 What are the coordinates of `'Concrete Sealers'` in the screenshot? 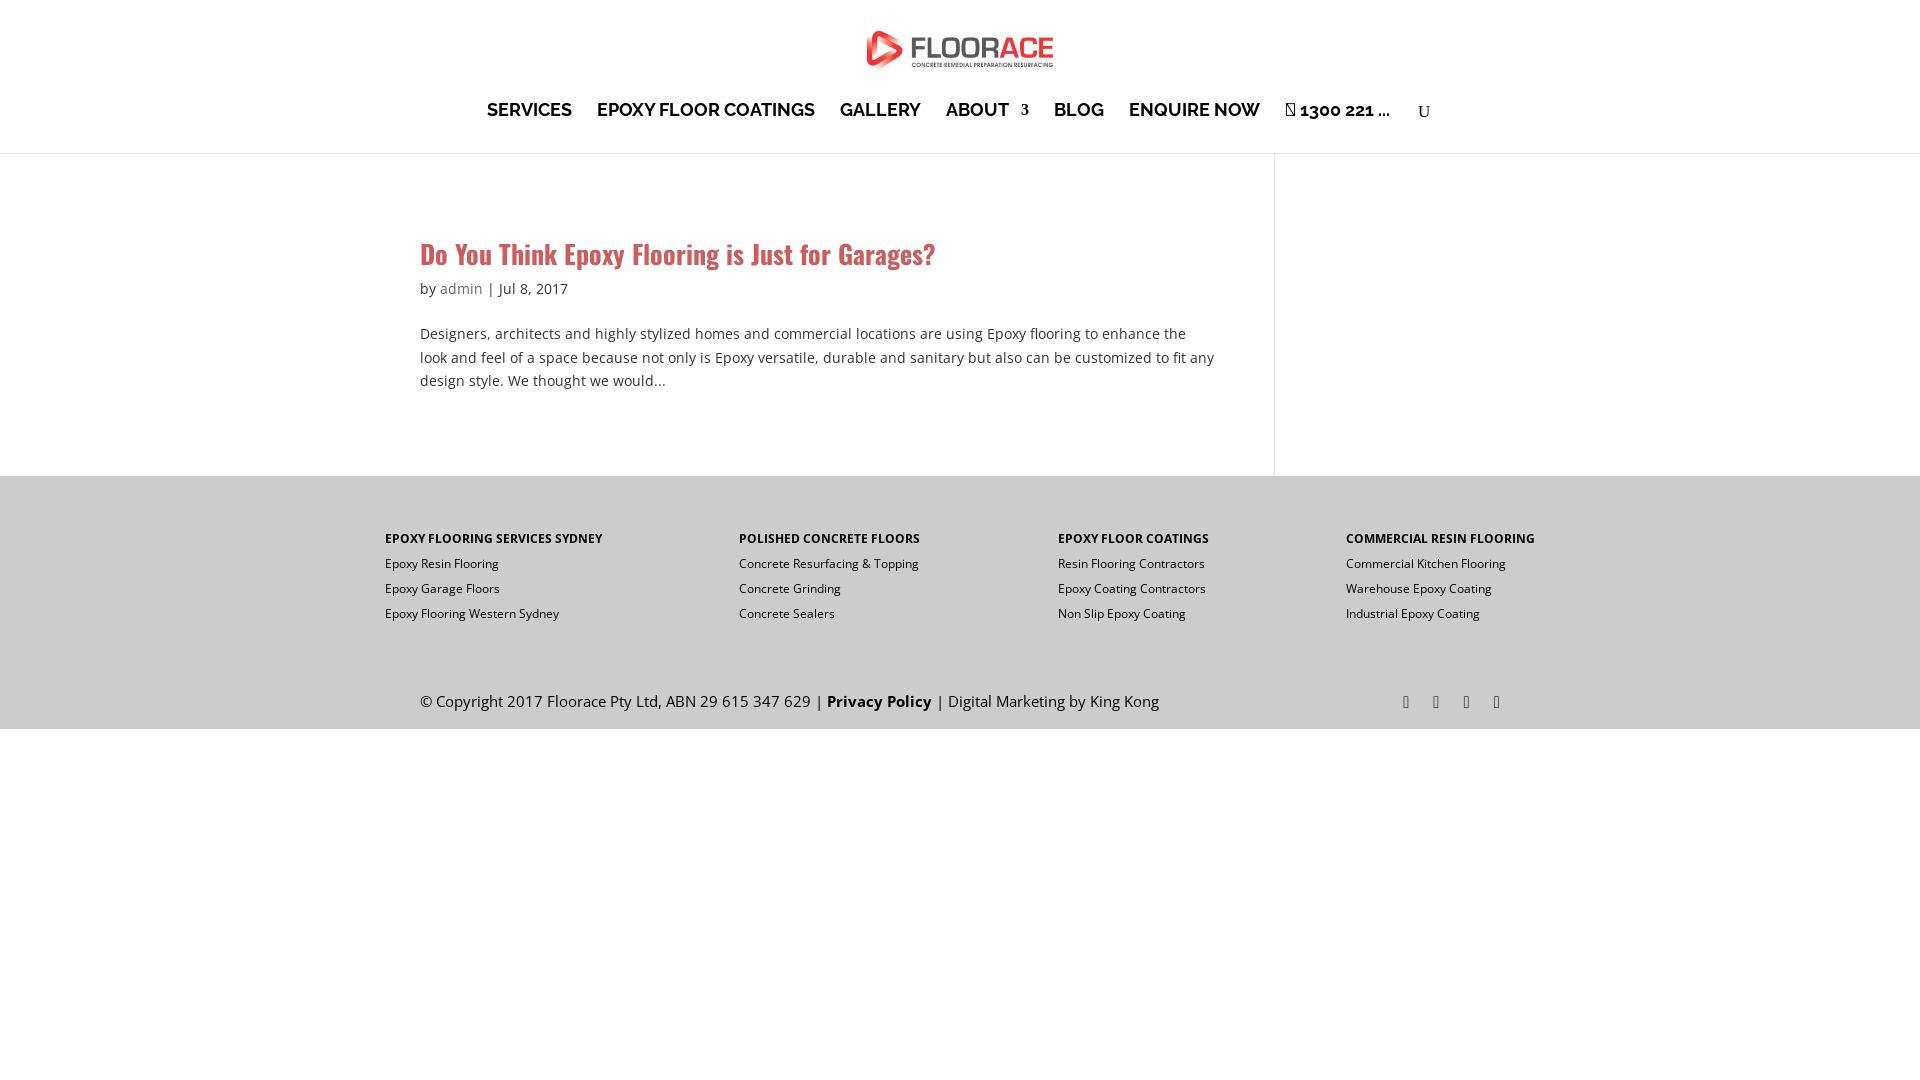 It's located at (738, 612).